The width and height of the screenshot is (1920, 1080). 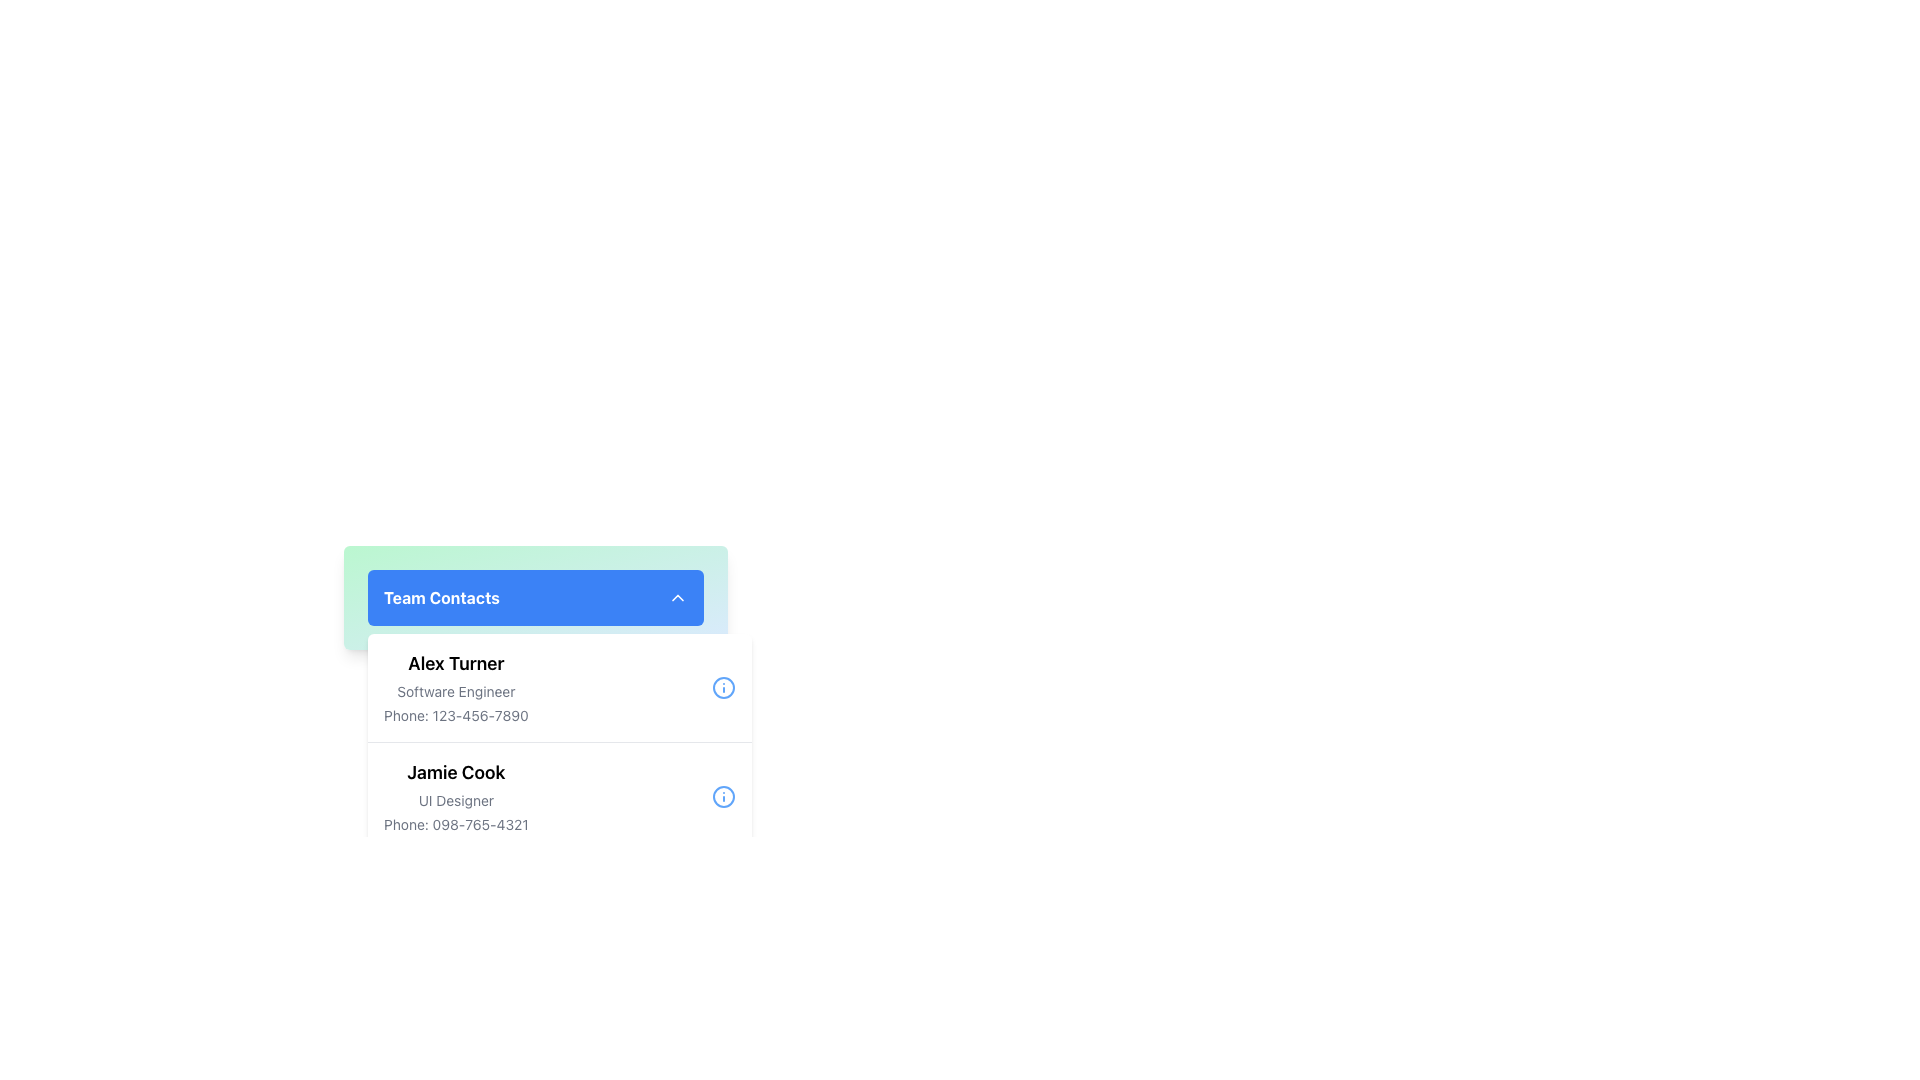 I want to click on text in the Text block displaying 'Alex Turner', 'Software Engineer', and 'Phone: 123-456-7890' located under the 'Team Contacts' section, so click(x=455, y=686).